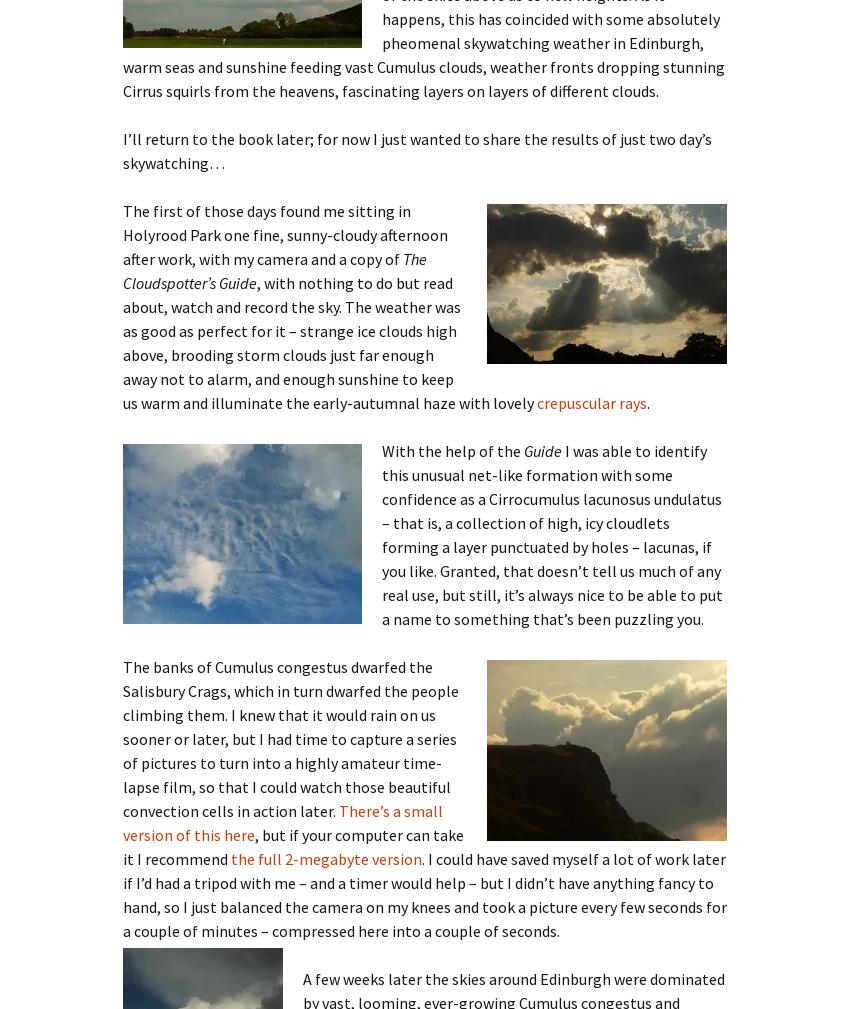  What do you see at coordinates (290, 737) in the screenshot?
I see `'The banks of Cumulus congestus dwarfed the Salisbury Crags, which in turn dwarfed the people climbing them. I knew that it would rain on us sooner or later, but I had time to capture a series of pictures to turn into a highly amateur time-lapse film, so that I could watch those beautiful convection cells in action later.'` at bounding box center [290, 737].